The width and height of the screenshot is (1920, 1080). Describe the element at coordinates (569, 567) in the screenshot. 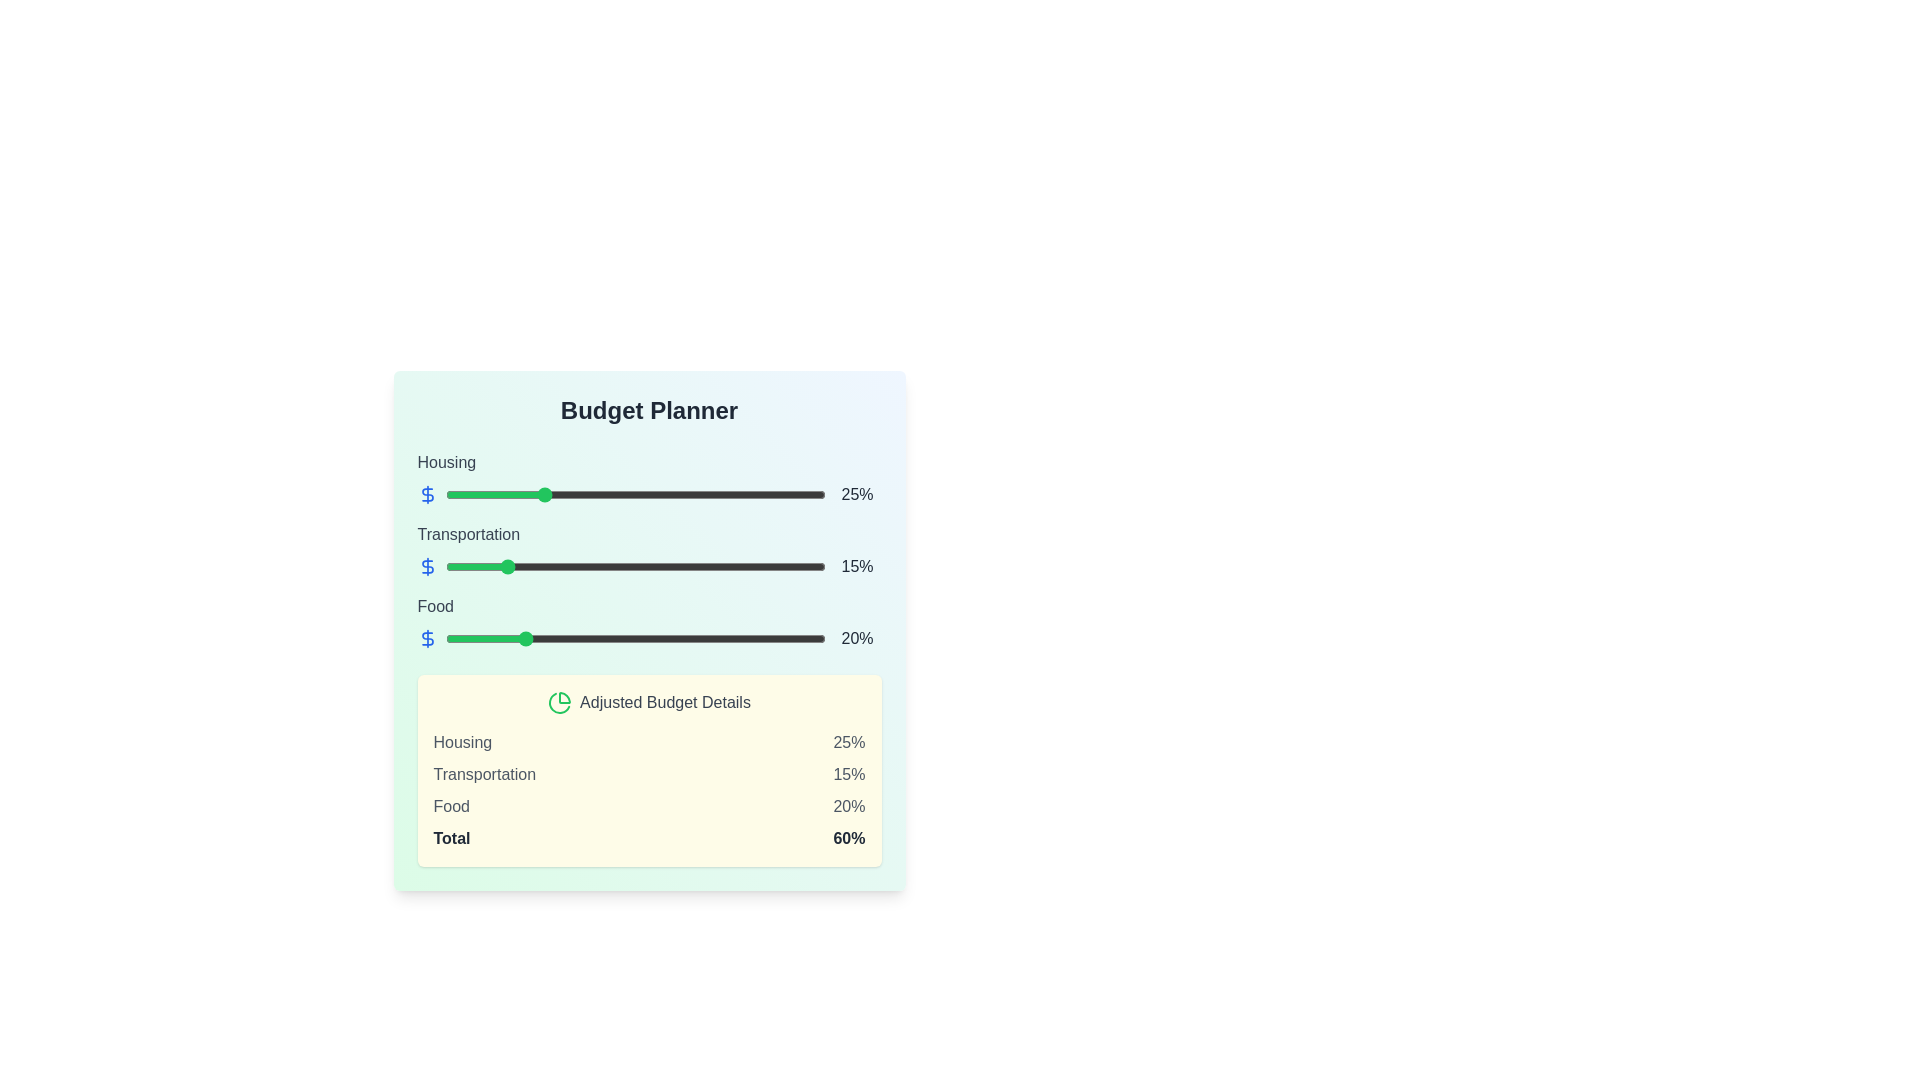

I see `the 'Transportation' slider` at that location.